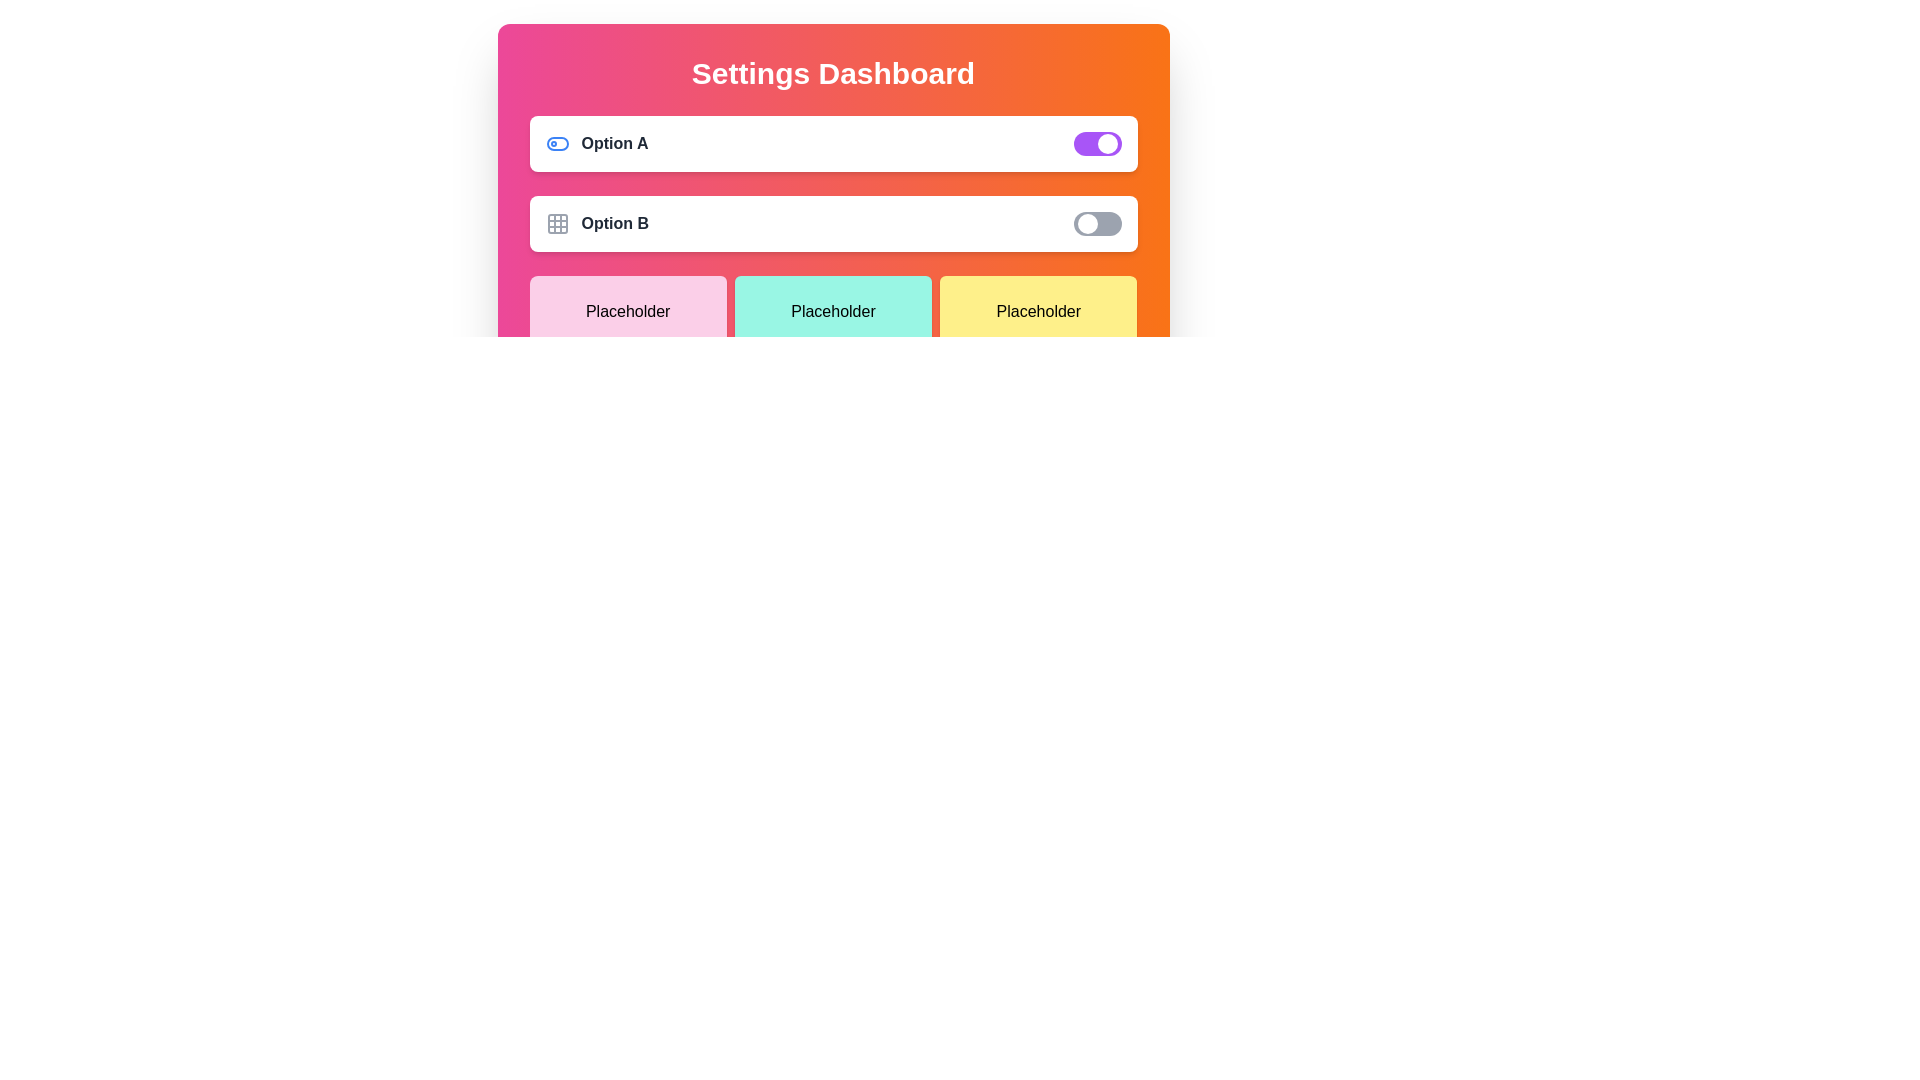 This screenshot has width=1920, height=1080. What do you see at coordinates (1106, 142) in the screenshot?
I see `the toggle button handle that indicates the 'on' state of the first toggle switch corresponding to 'Option A' in the Settings Dashboard` at bounding box center [1106, 142].